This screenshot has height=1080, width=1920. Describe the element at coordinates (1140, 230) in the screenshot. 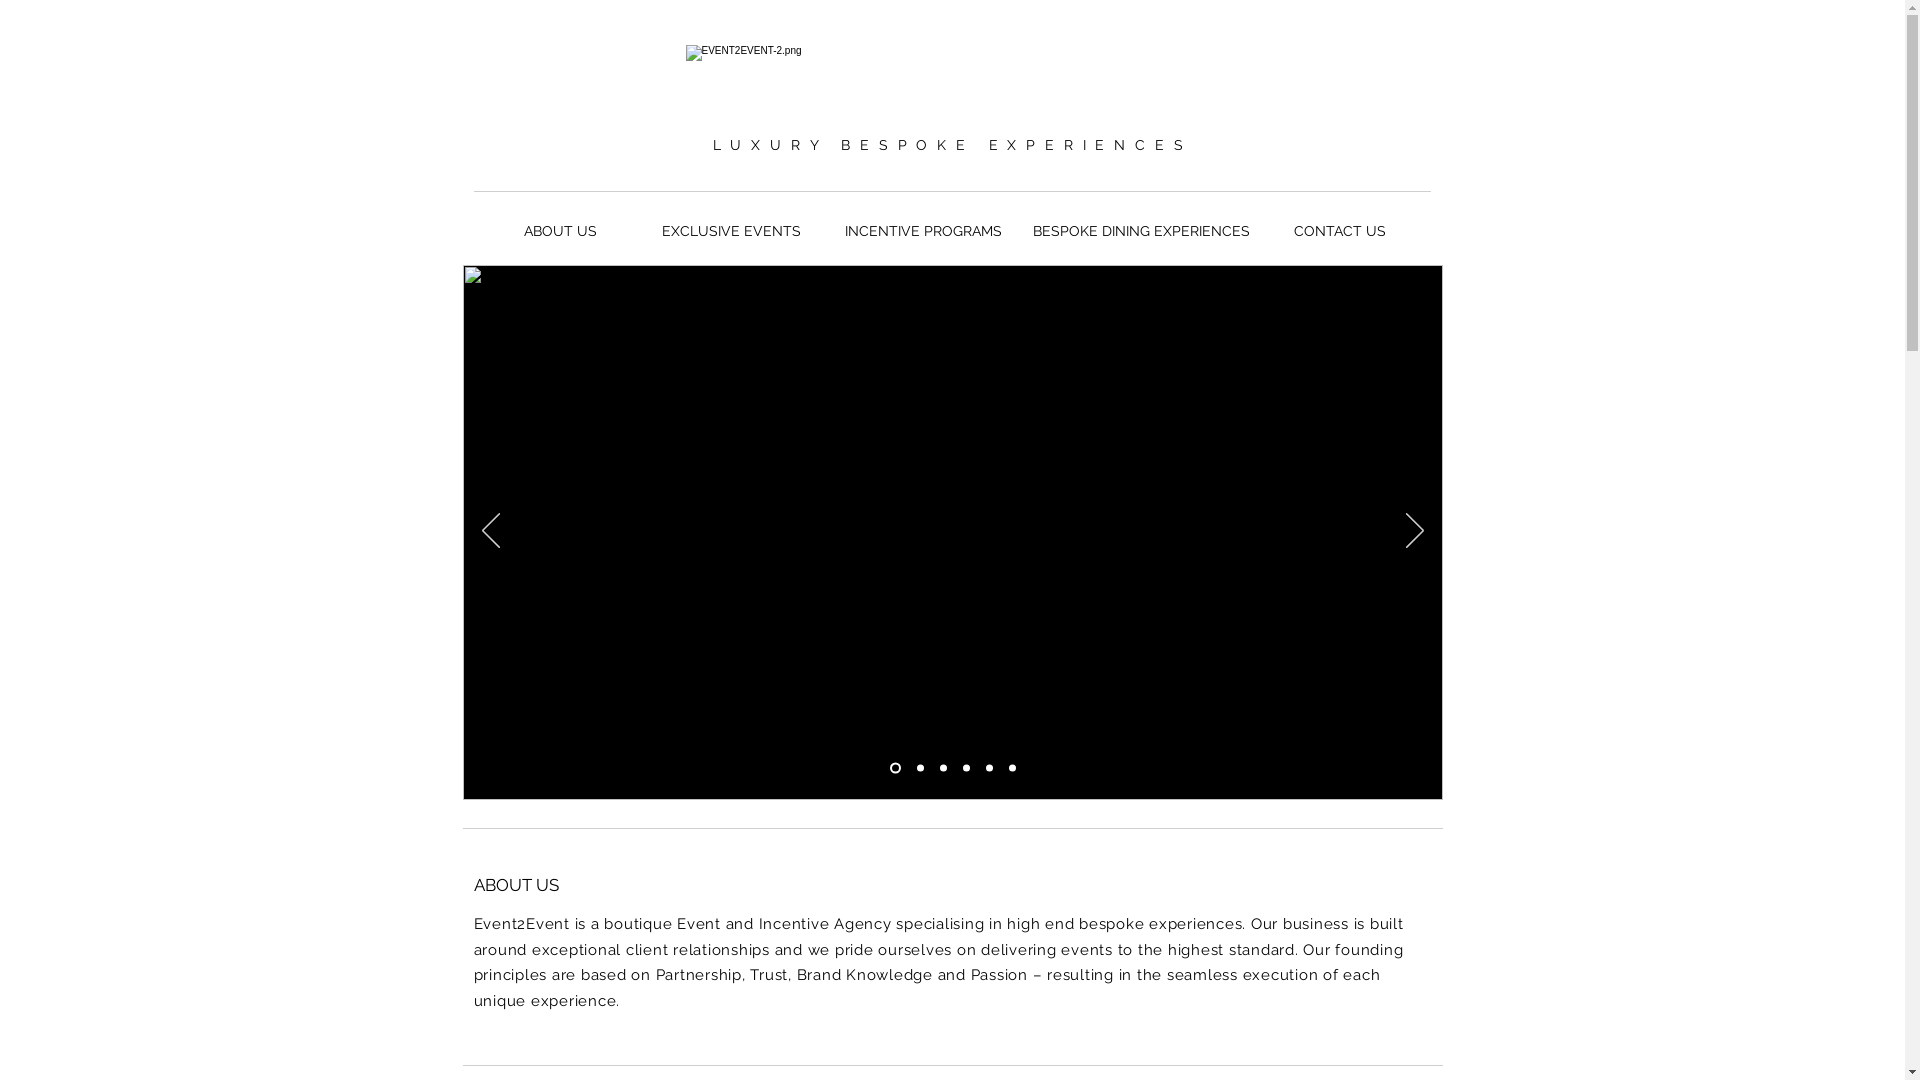

I see `'BESPOKE DINING EXPERIENCES'` at that location.